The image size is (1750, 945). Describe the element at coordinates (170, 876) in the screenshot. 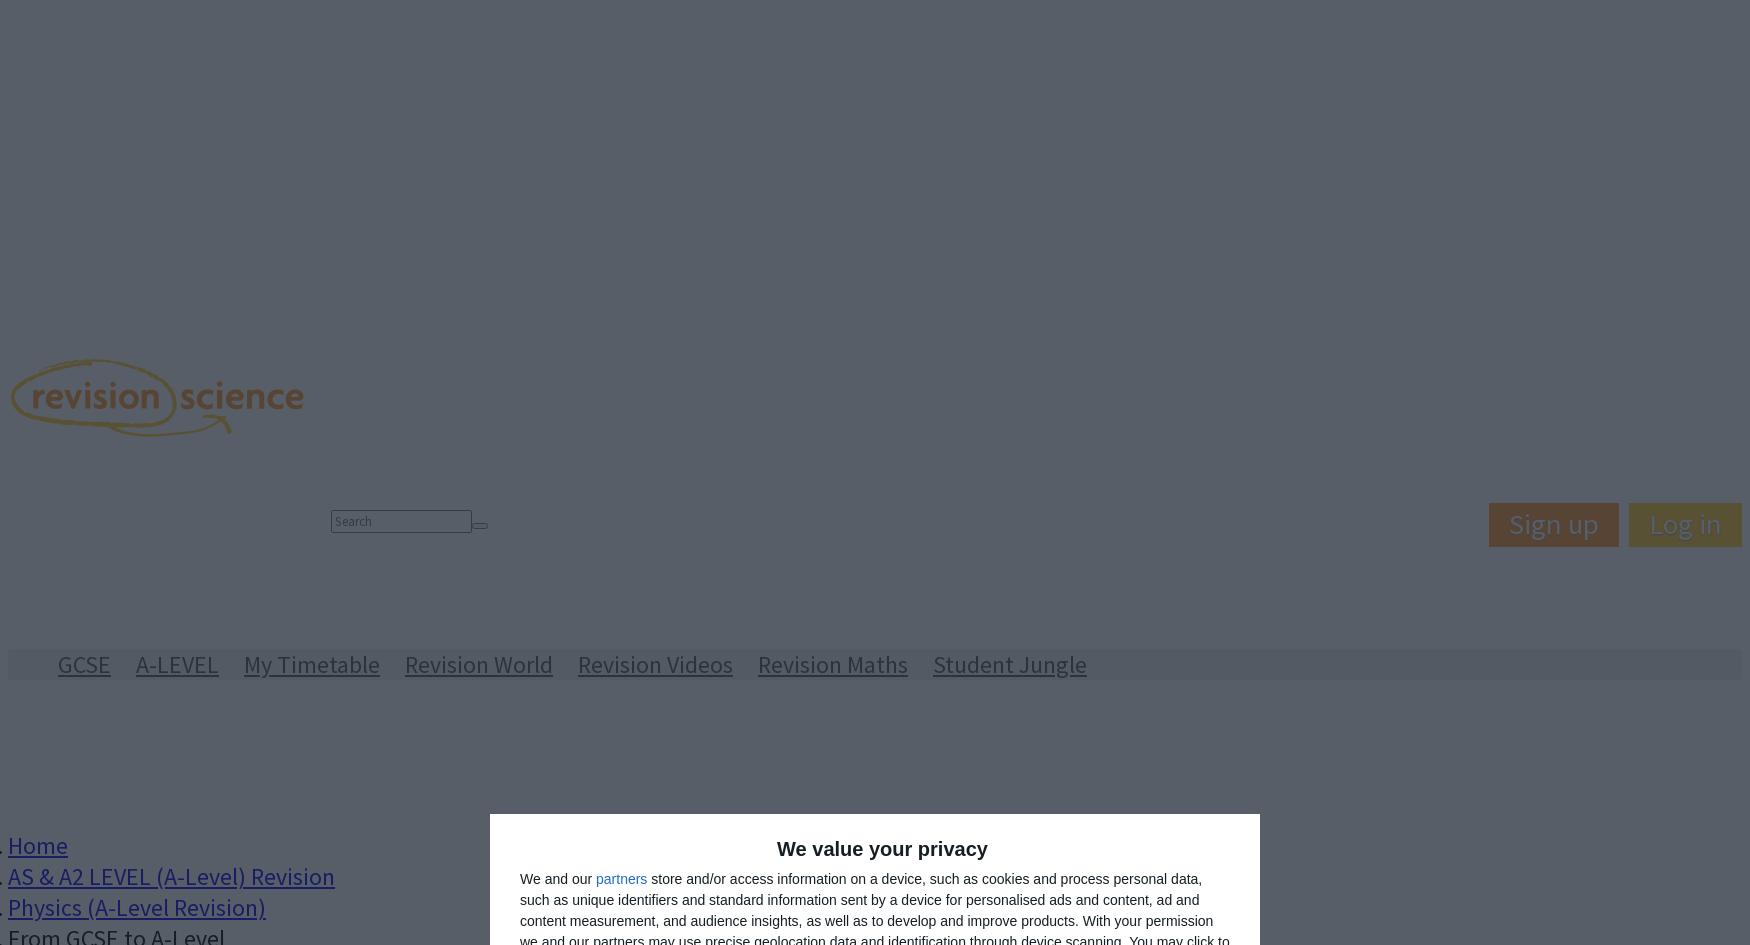

I see `'AS & A2 LEVEL (A-Level) Revision'` at that location.